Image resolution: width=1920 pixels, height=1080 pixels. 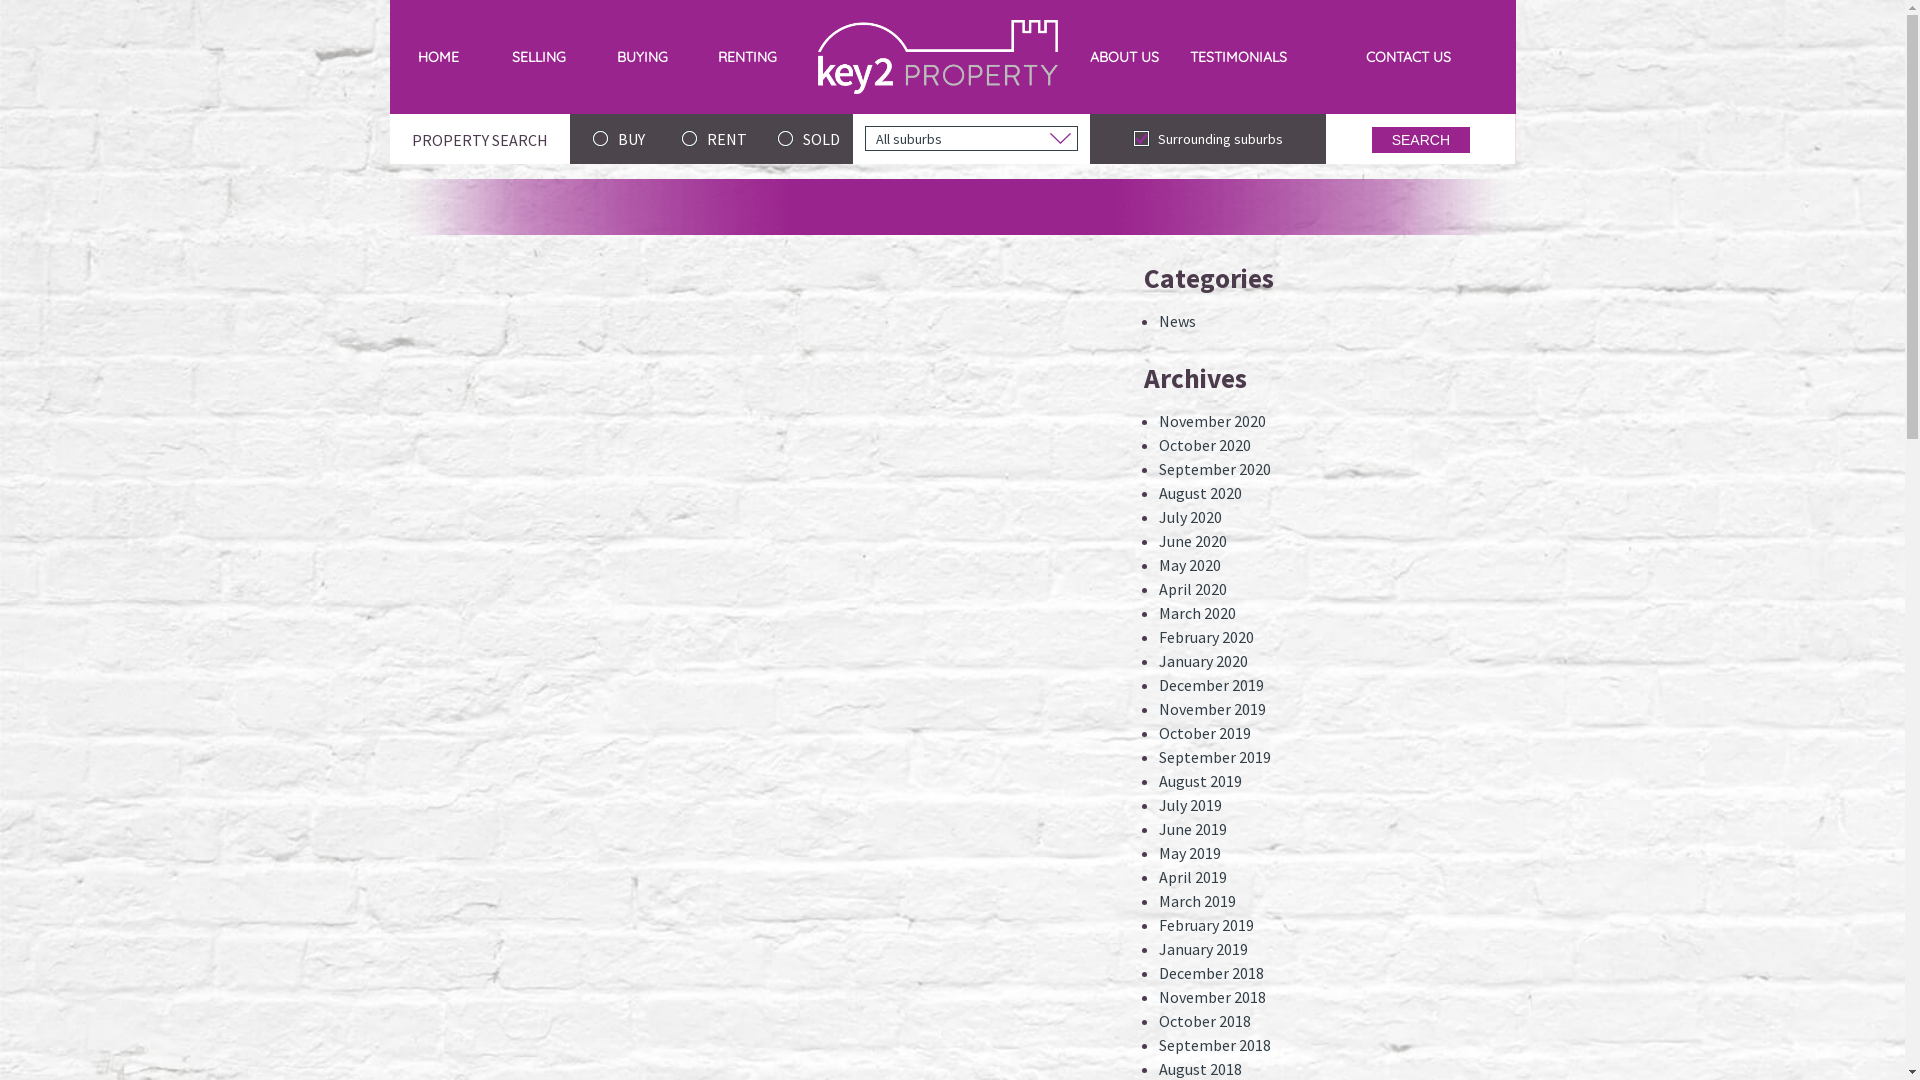 What do you see at coordinates (1197, 901) in the screenshot?
I see `'March 2019'` at bounding box center [1197, 901].